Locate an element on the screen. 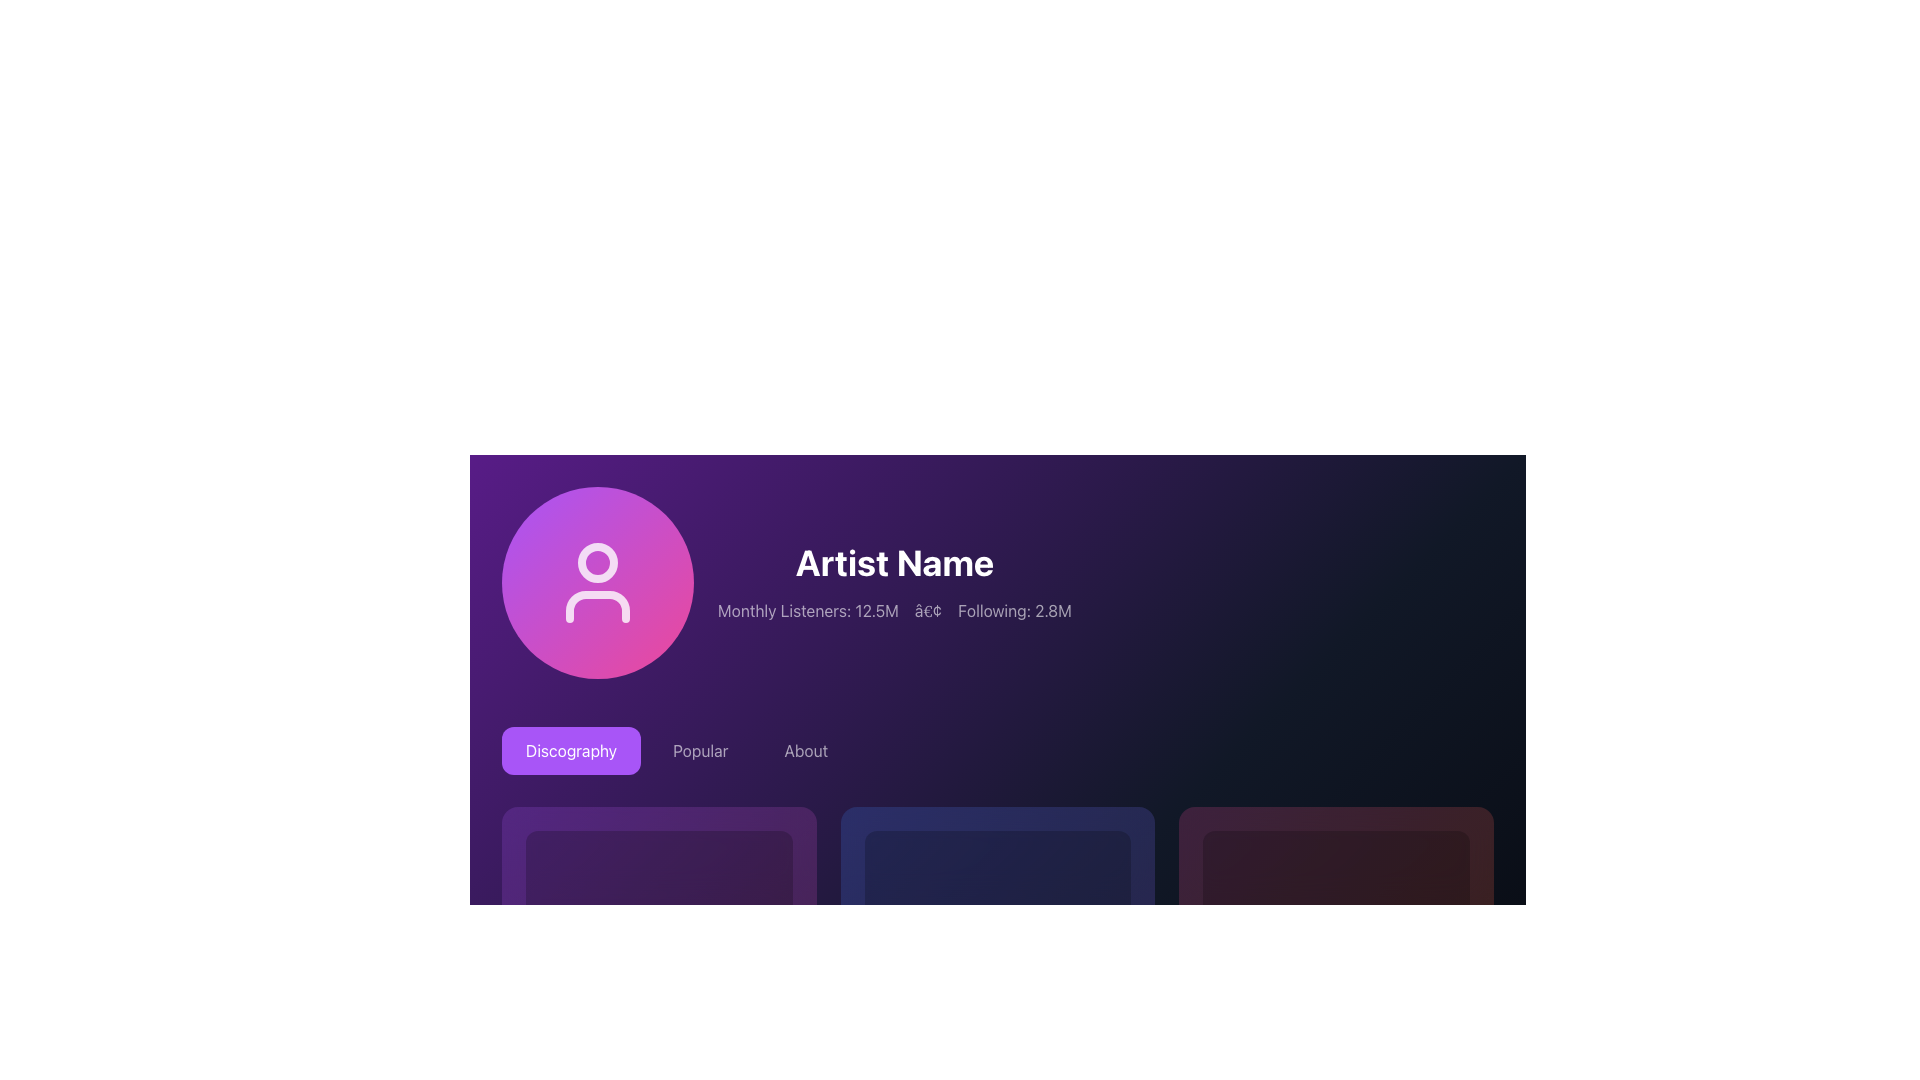 The height and width of the screenshot is (1080, 1920). the user profile SVG icon, which features a circular head outline and trapezoidal shoulders is located at coordinates (597, 582).